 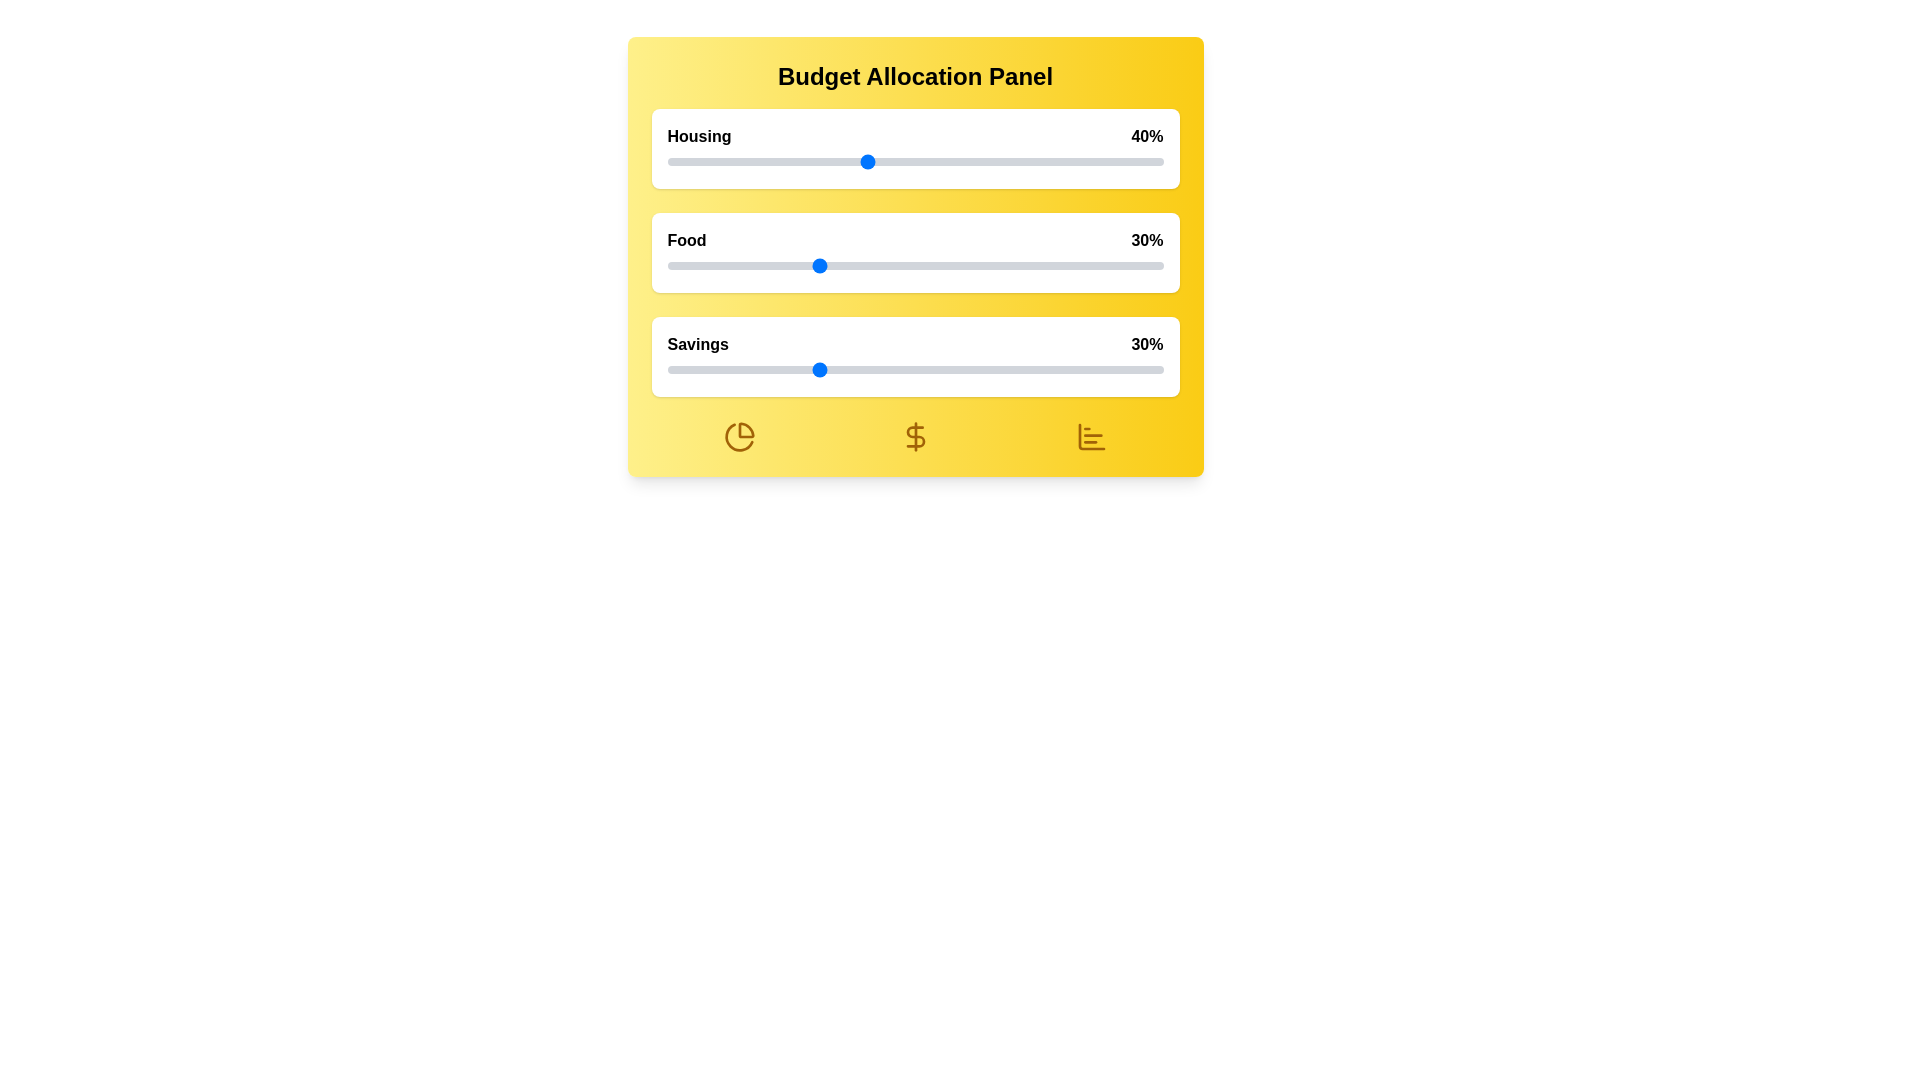 What do you see at coordinates (974, 265) in the screenshot?
I see `the allocation percentage for 'Food'` at bounding box center [974, 265].